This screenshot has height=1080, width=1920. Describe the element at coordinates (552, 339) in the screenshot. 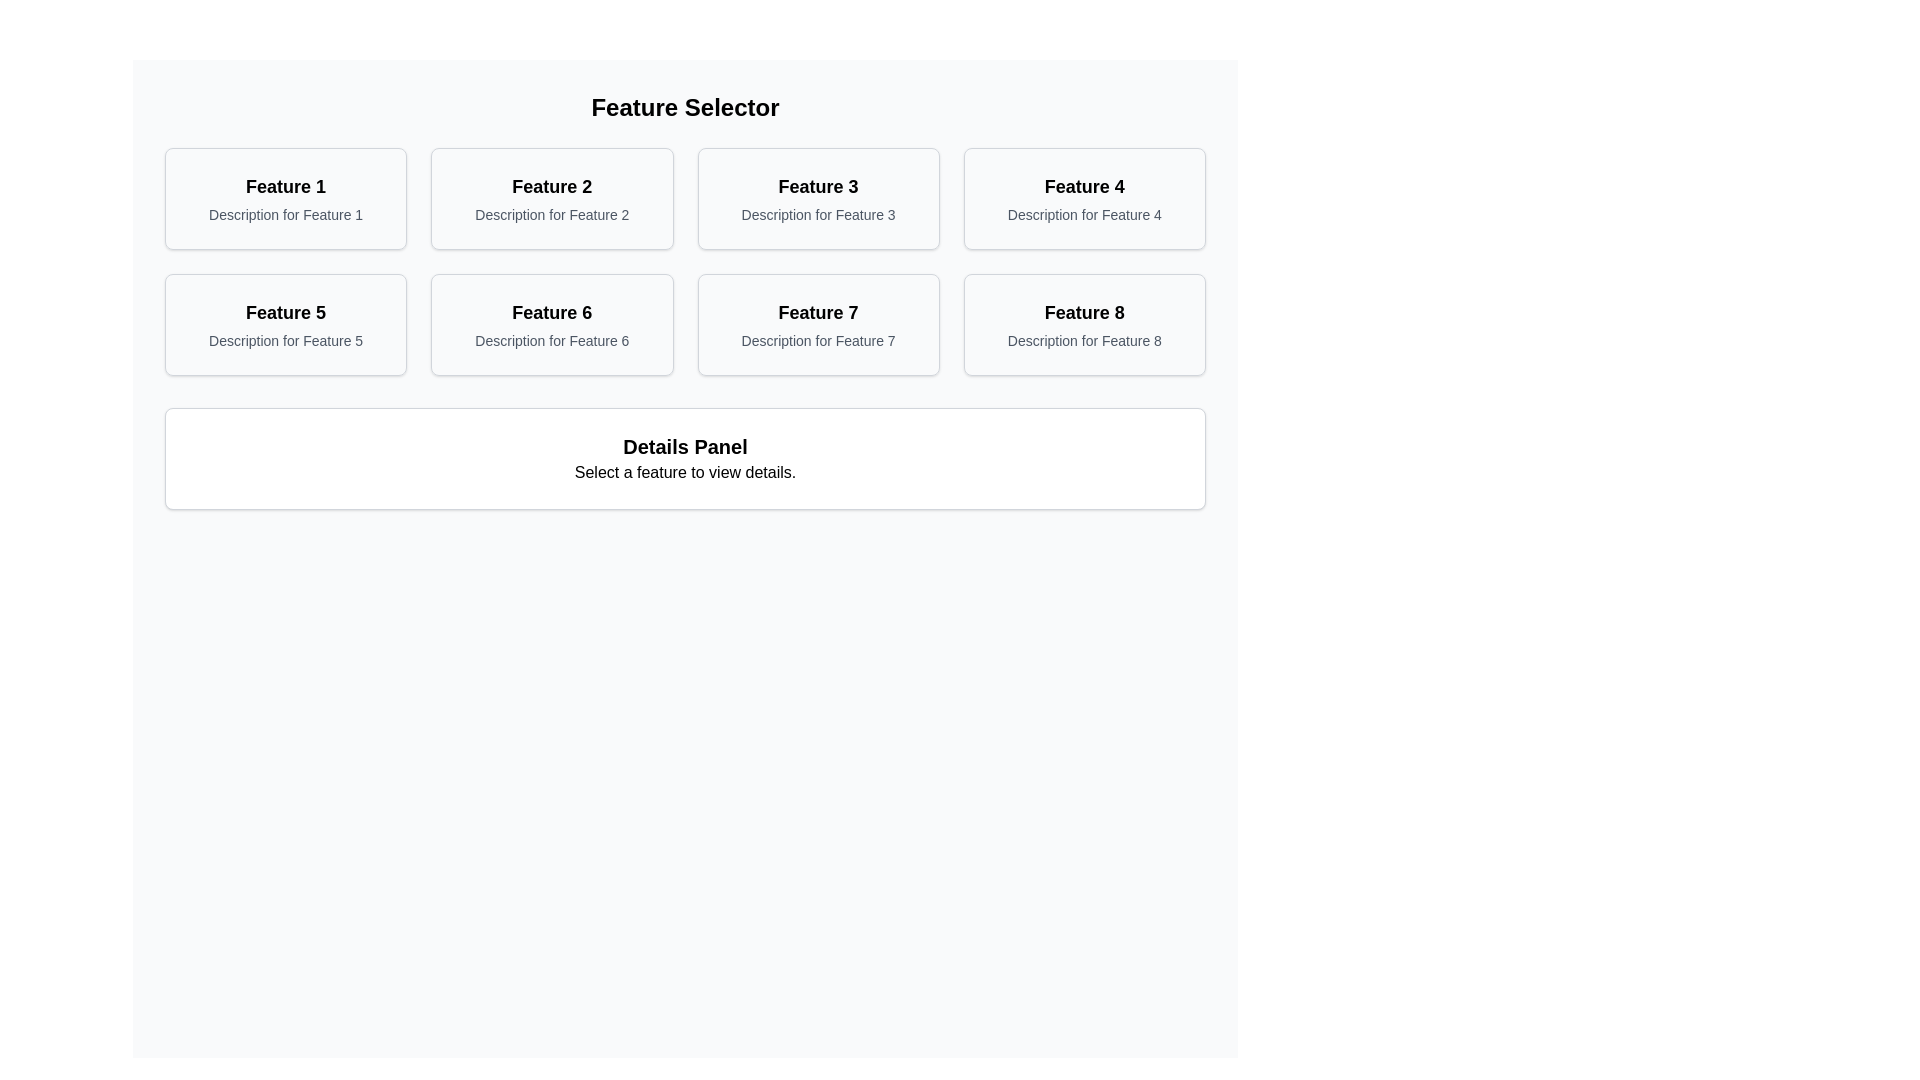

I see `the label displaying 'Description for Feature 6', which is styled in a small, gray font and positioned beneath the heading 'Feature 6'` at that location.